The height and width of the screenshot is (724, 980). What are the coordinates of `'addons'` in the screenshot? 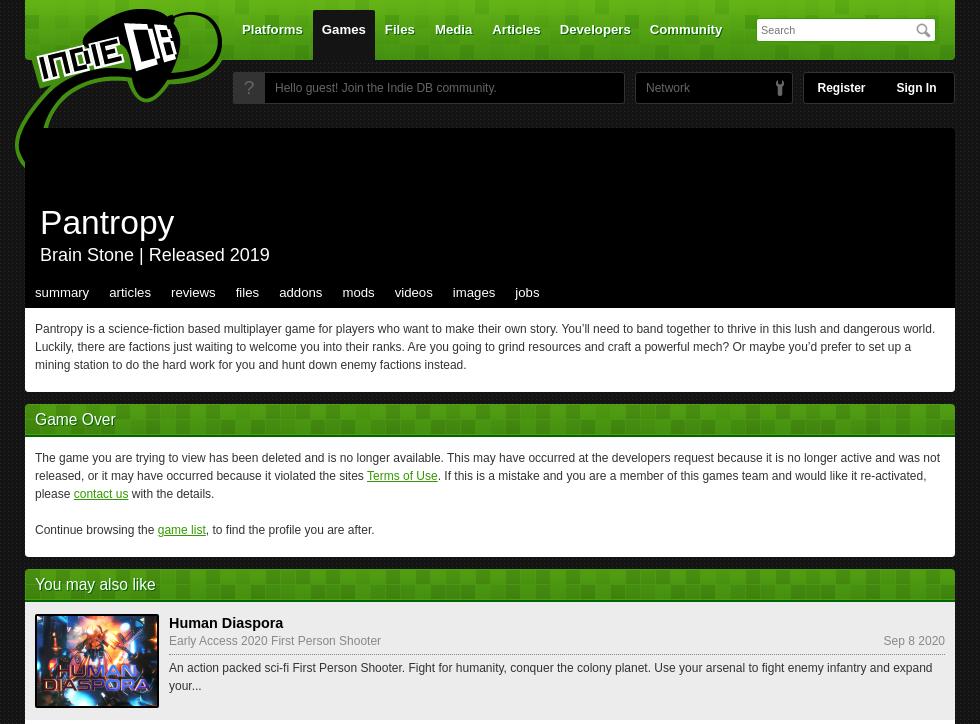 It's located at (300, 291).